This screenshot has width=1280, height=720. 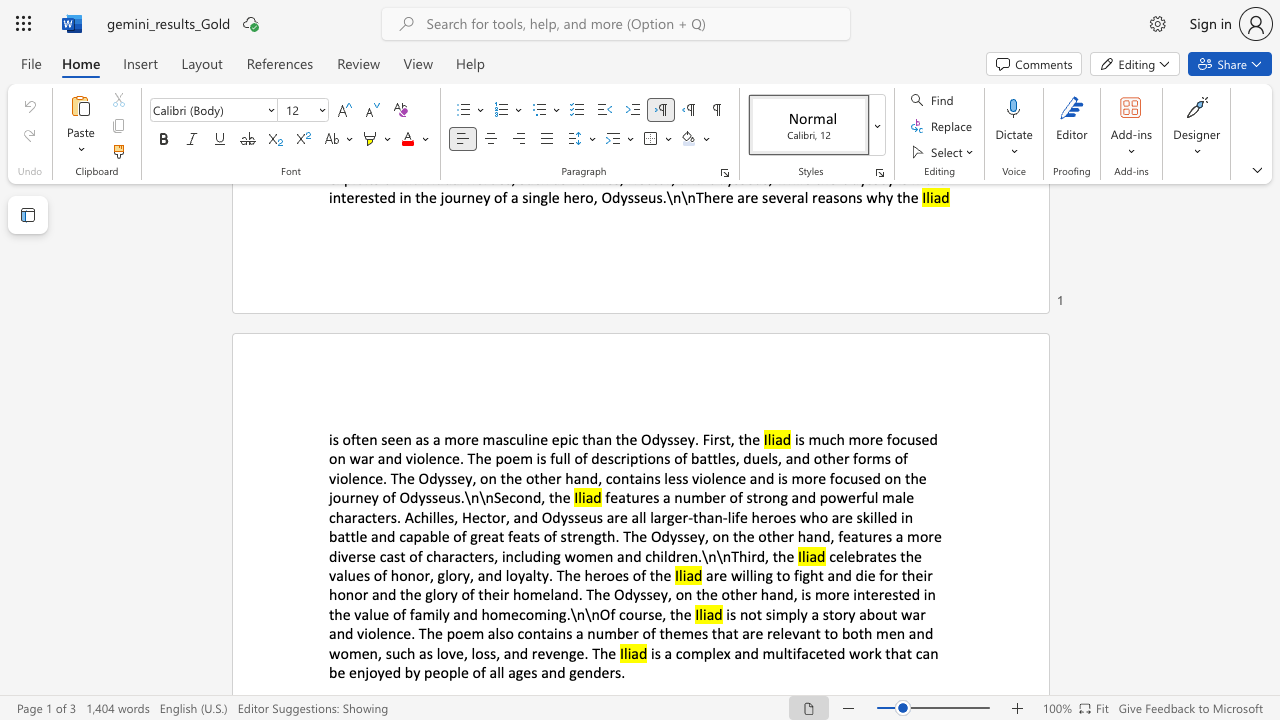 What do you see at coordinates (625, 458) in the screenshot?
I see `the subset text "iptions of battles, duels, and other forms of violen" within the text "is much more focused on war and violence. The poem is full of descriptions of battles, duels, and other forms of violence. The Odyssey, on the other hand, contains less violence and is more focused on the journey of Odysseus.\n\nSecond, the"` at bounding box center [625, 458].